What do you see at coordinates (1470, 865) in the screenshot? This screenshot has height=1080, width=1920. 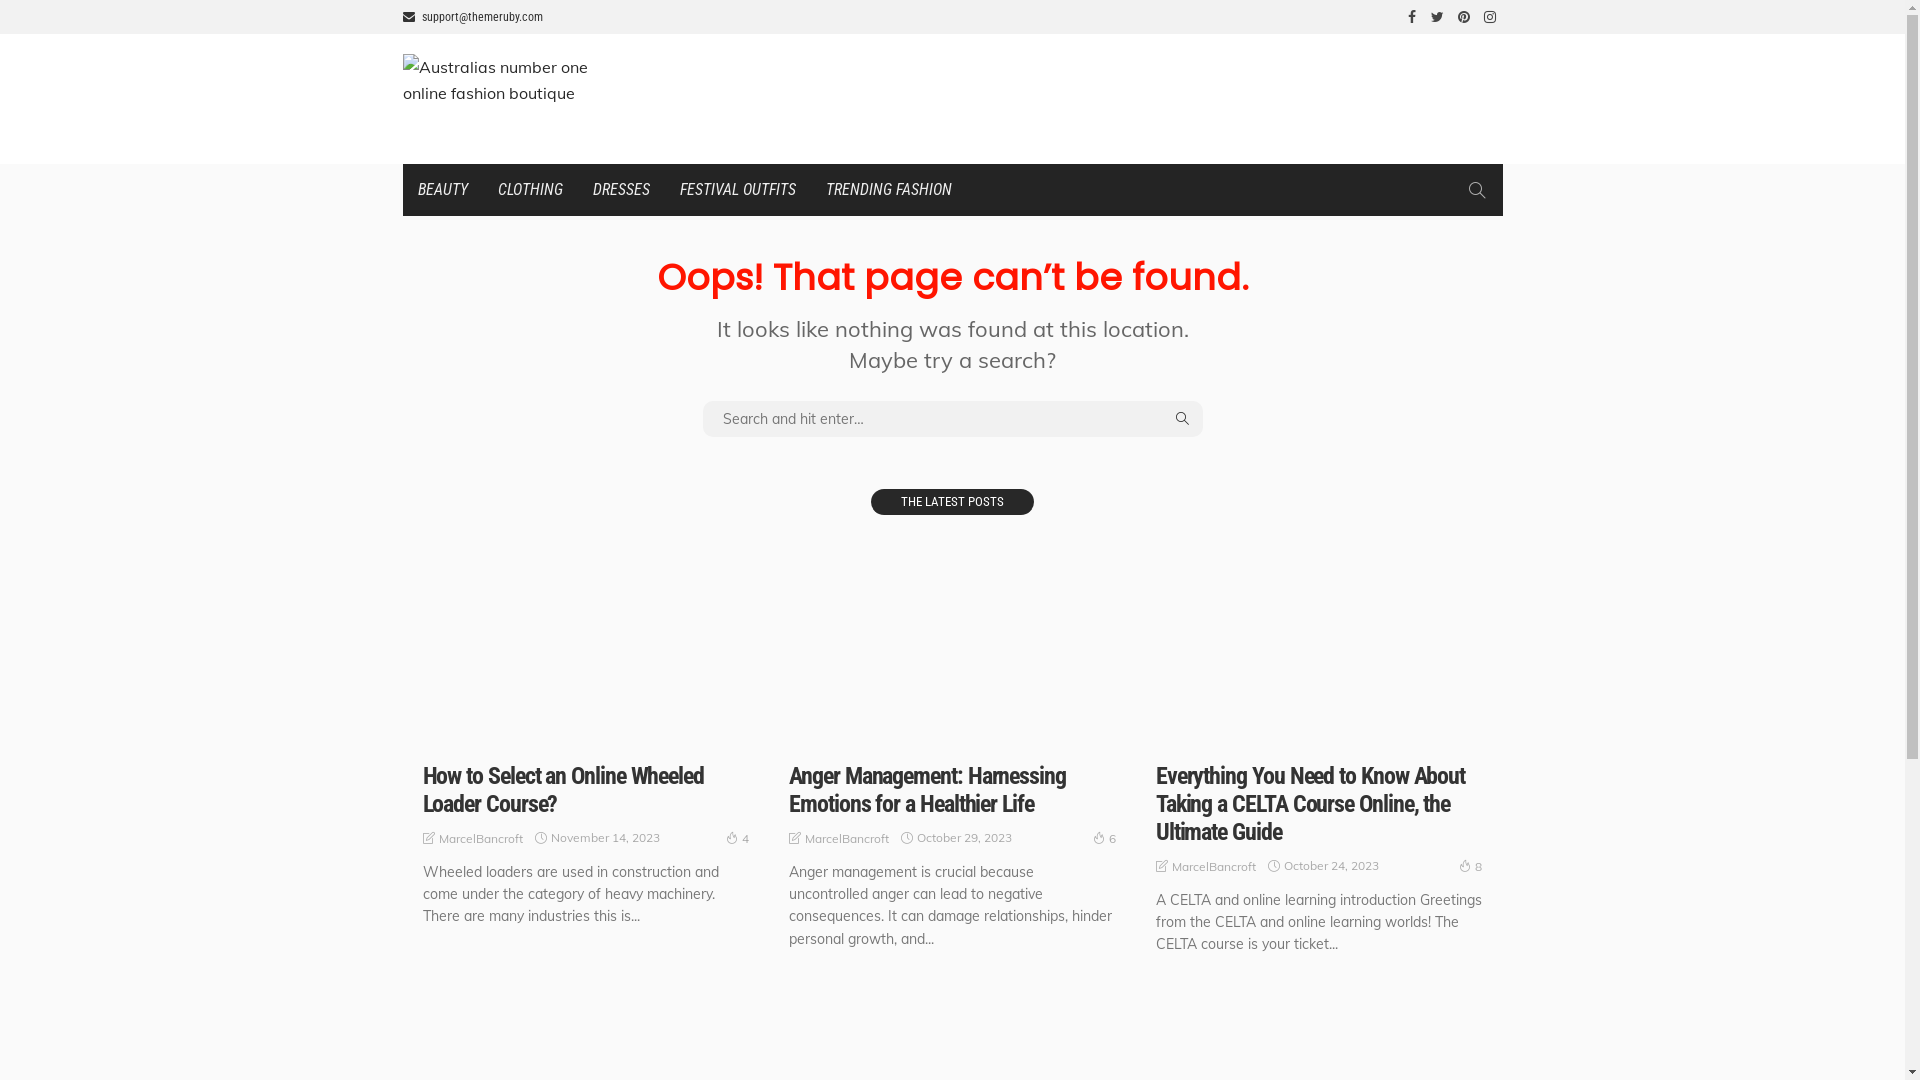 I see `'8'` at bounding box center [1470, 865].